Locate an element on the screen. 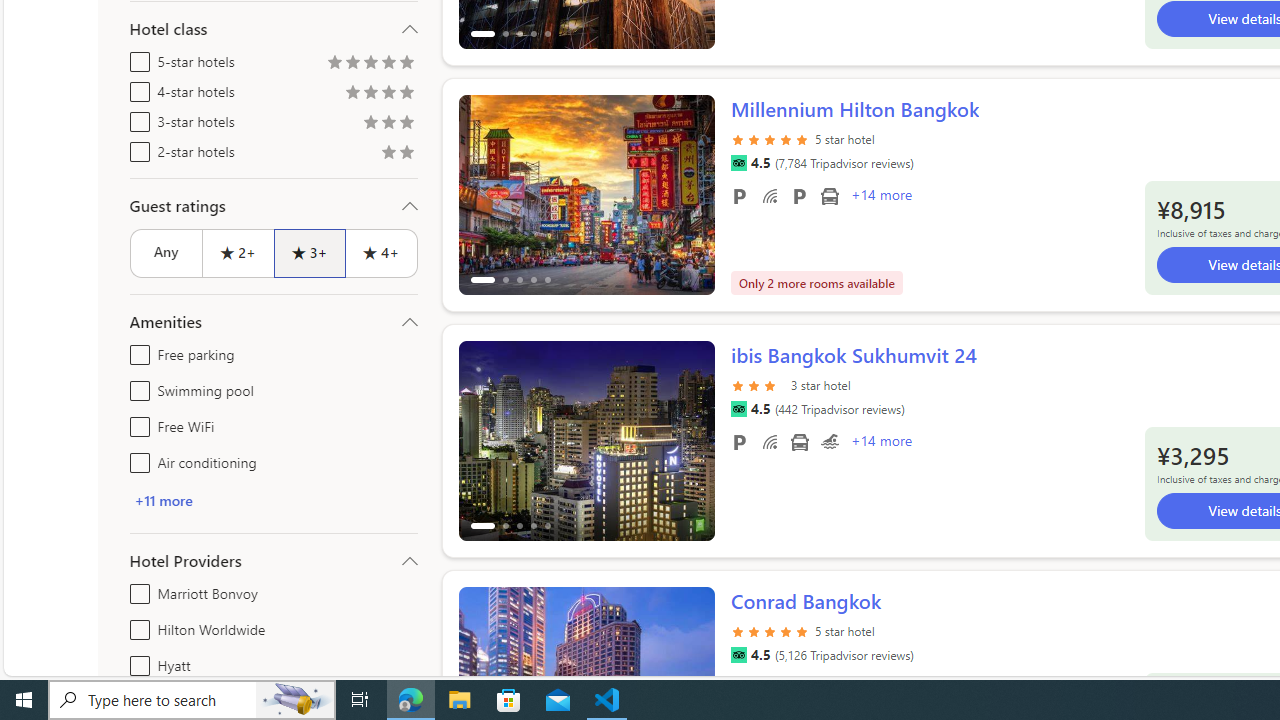 This screenshot has height=720, width=1280. 'Hotel Providers' is located at coordinates (272, 560).